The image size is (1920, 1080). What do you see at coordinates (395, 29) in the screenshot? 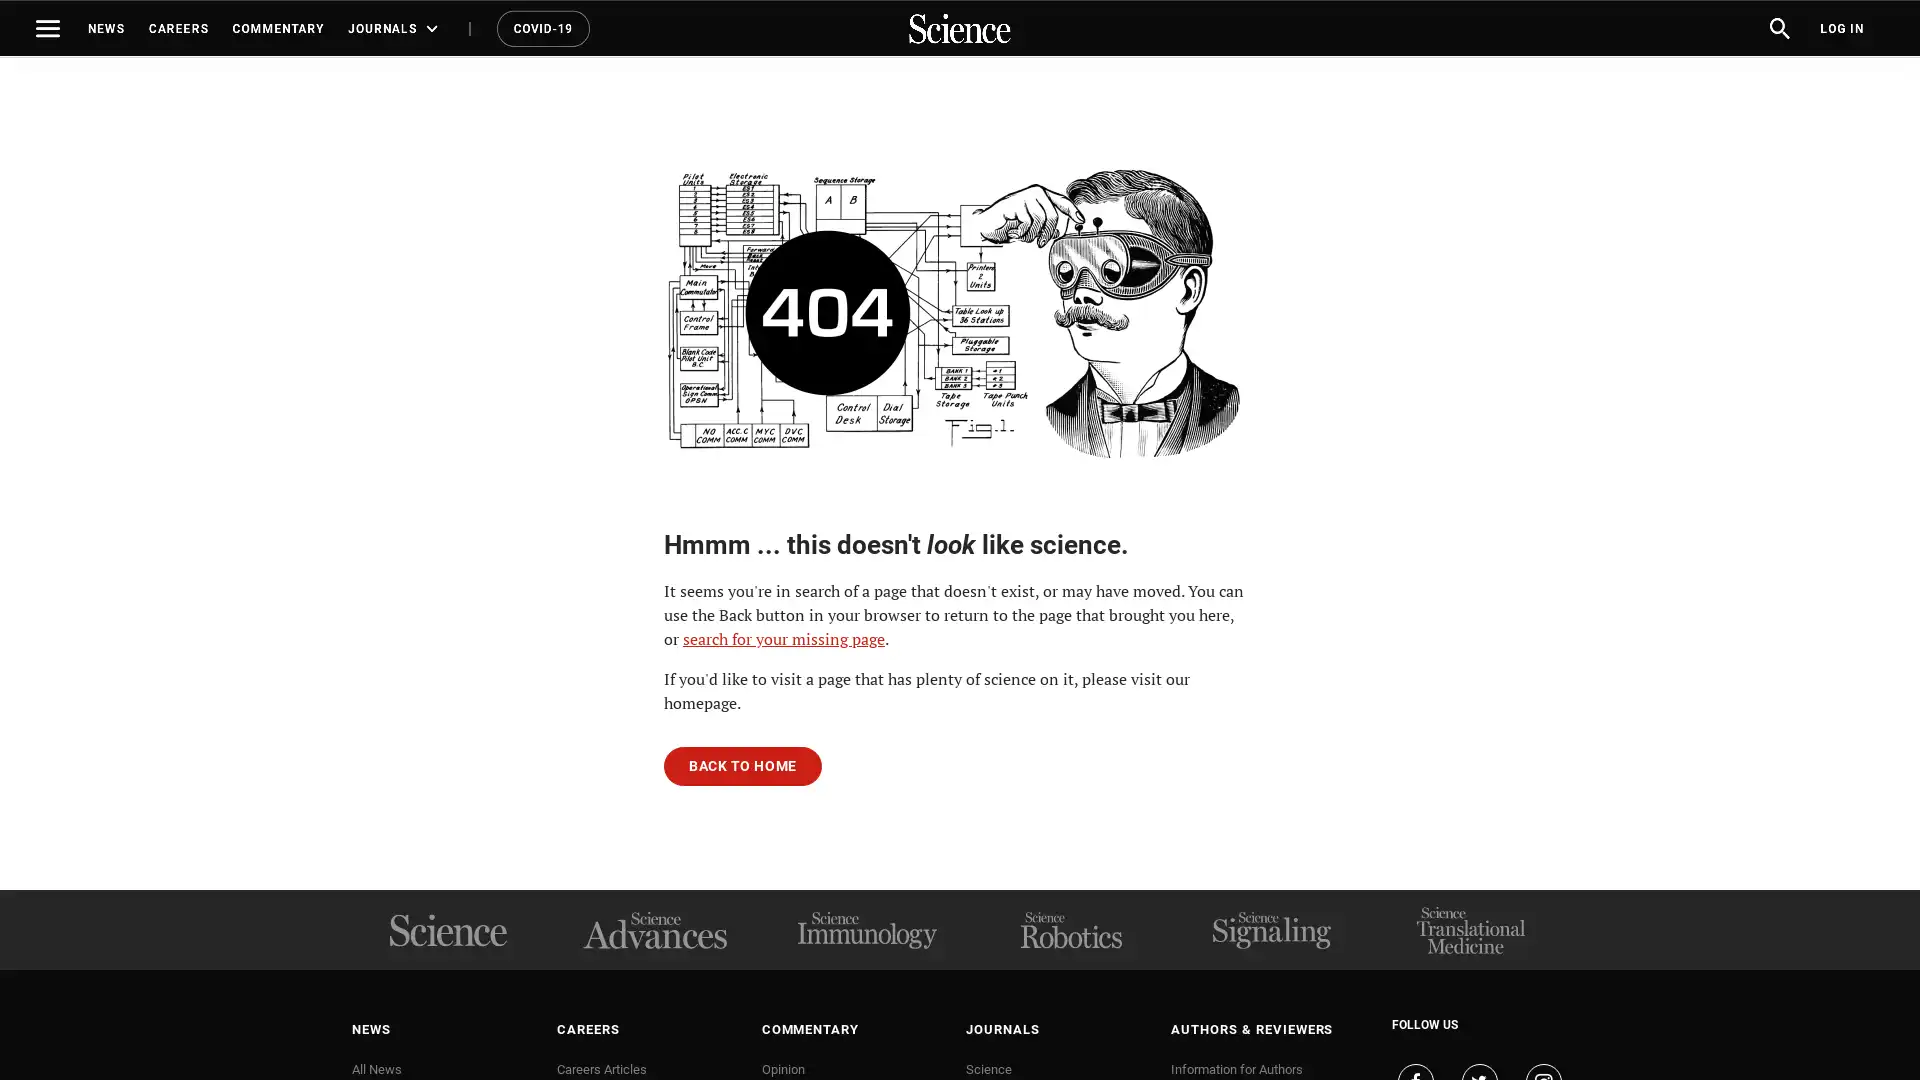
I see `JOURNALS` at bounding box center [395, 29].